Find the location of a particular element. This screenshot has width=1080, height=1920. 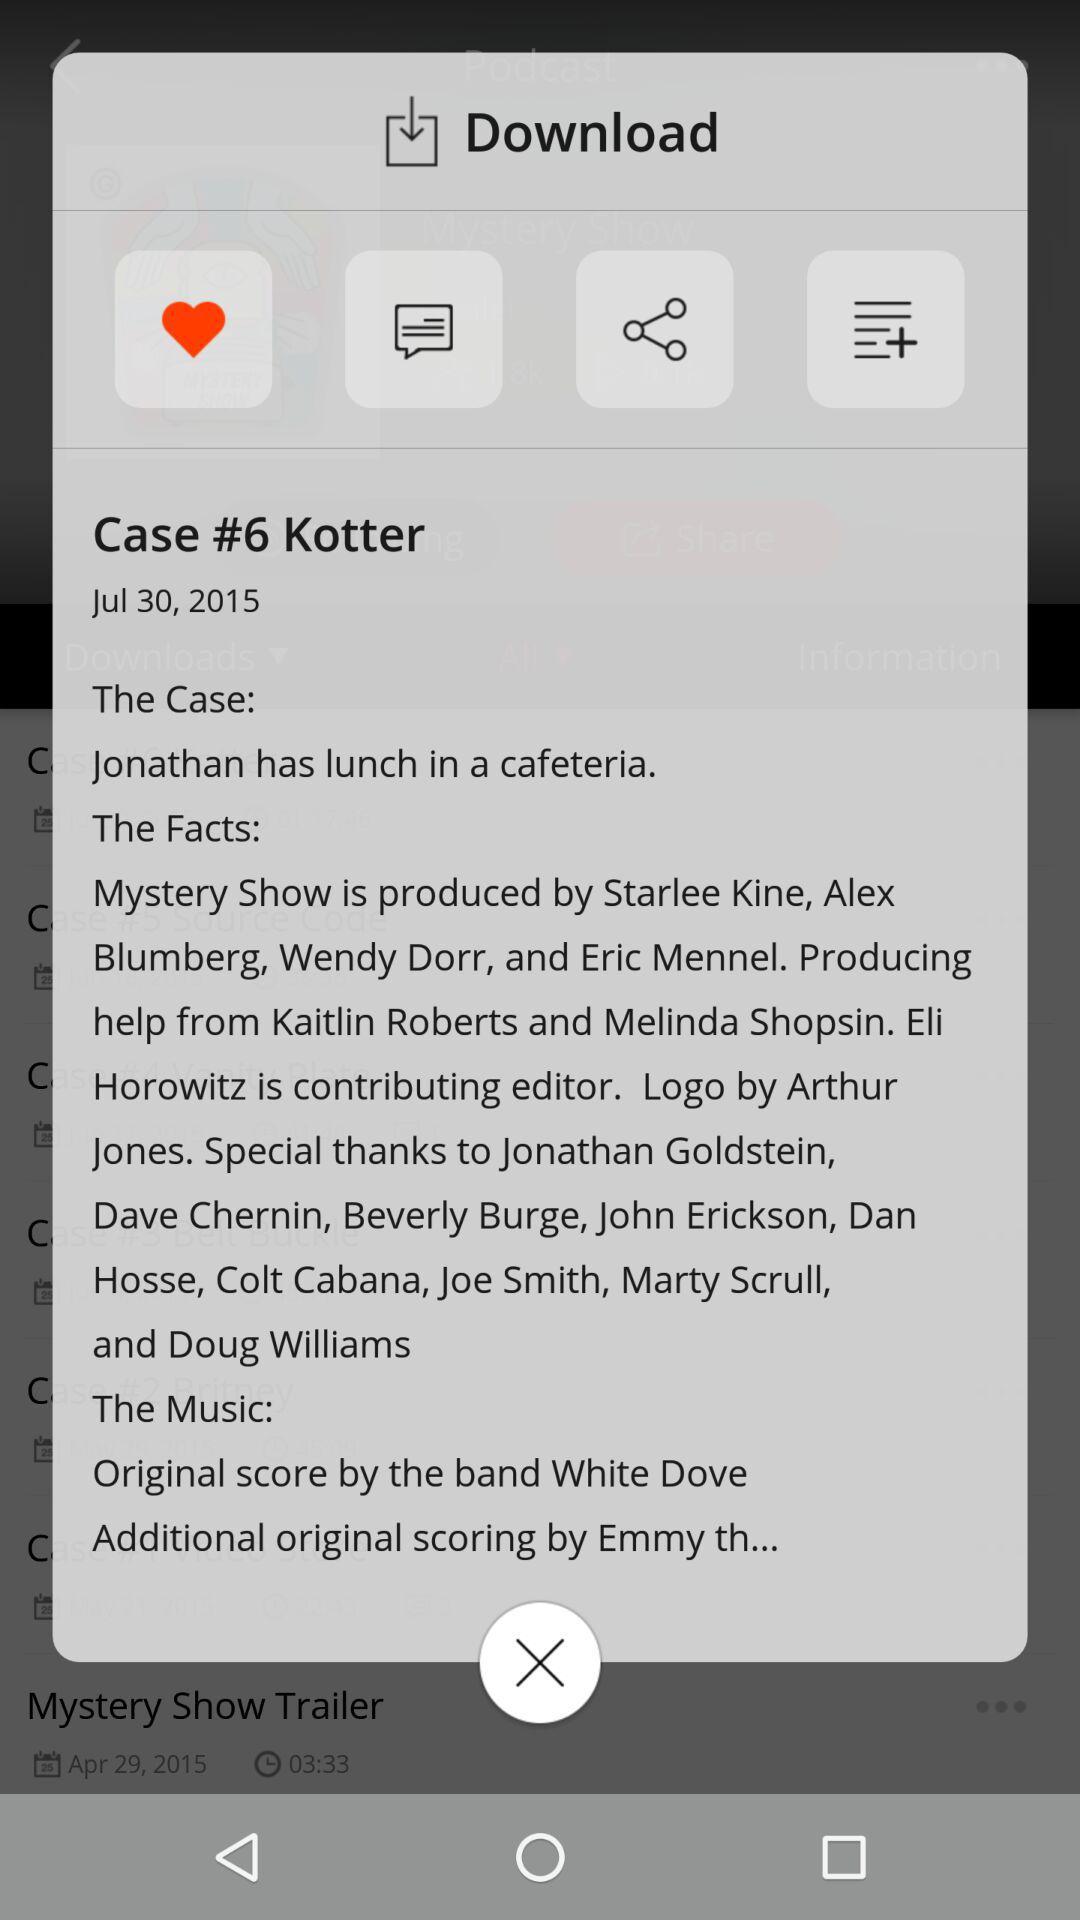

share the article is located at coordinates (654, 329).